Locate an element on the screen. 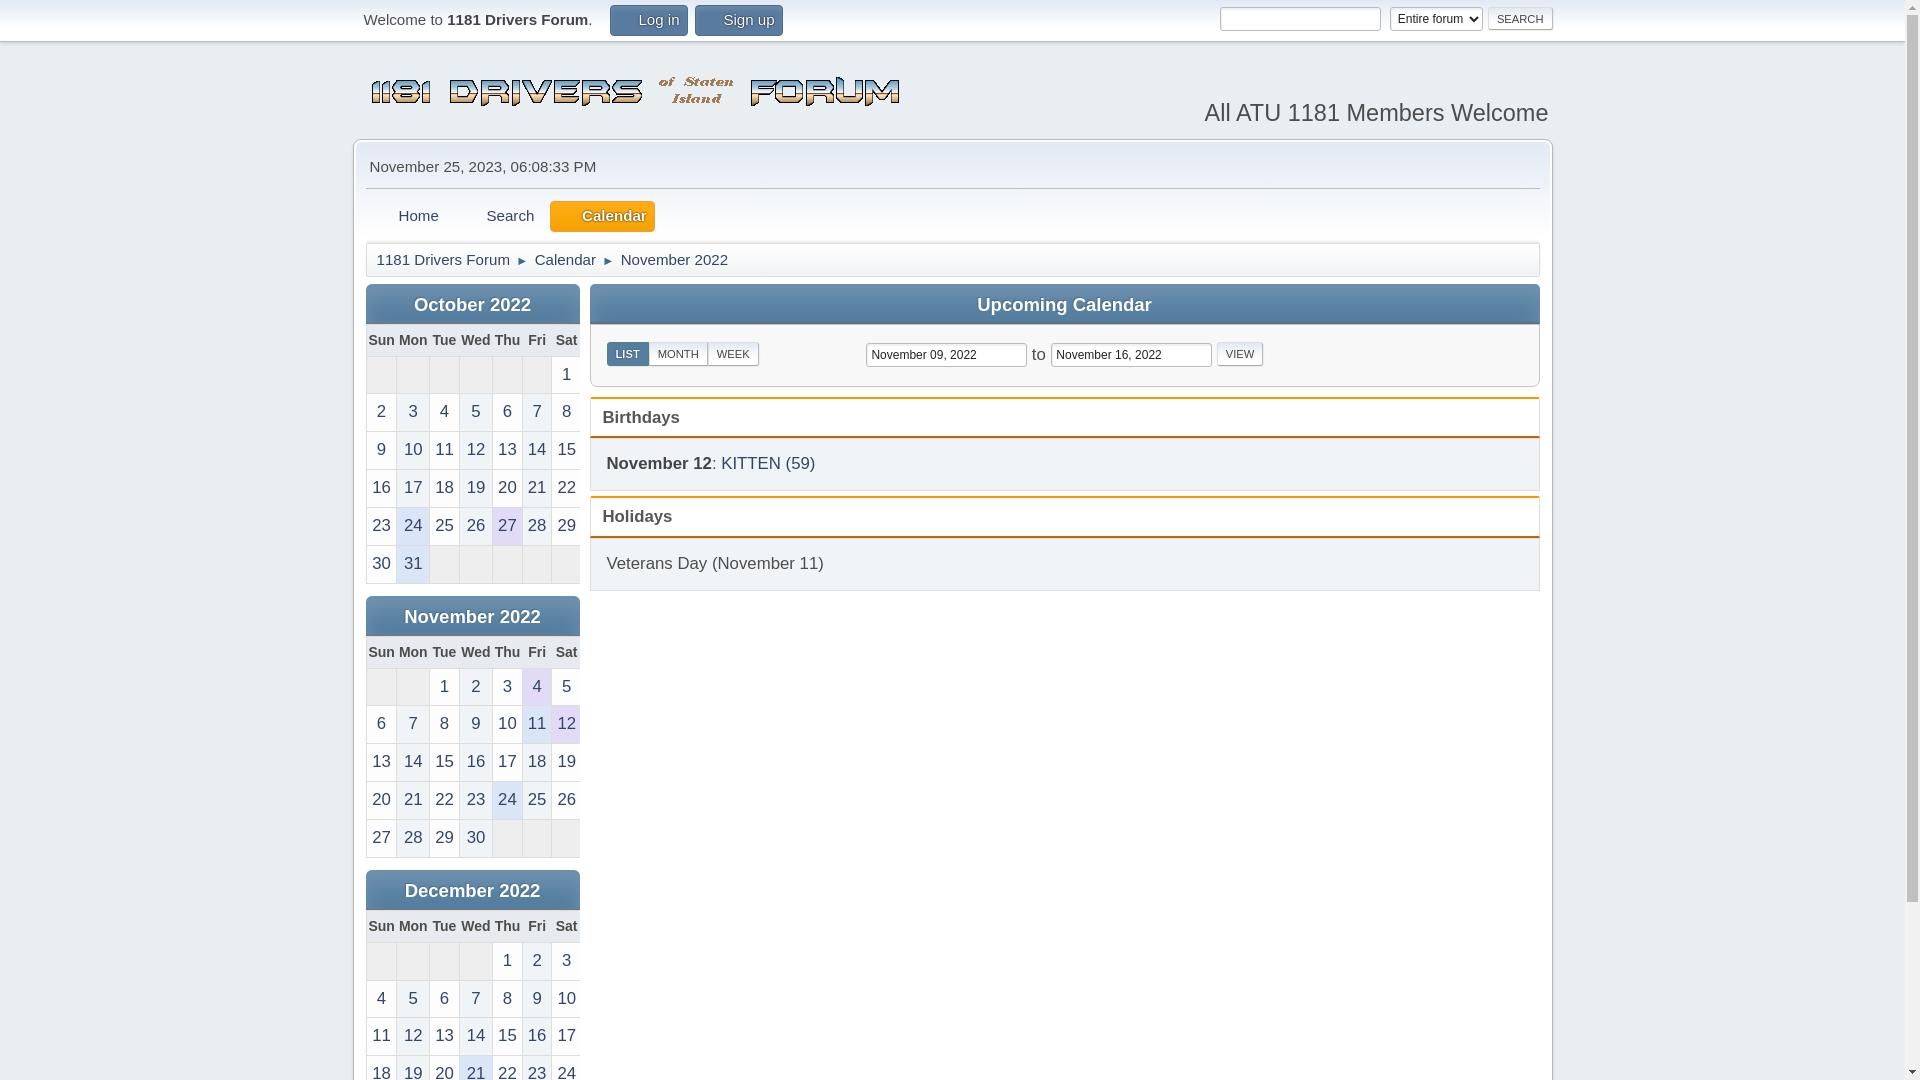  '10' is located at coordinates (565, 999).